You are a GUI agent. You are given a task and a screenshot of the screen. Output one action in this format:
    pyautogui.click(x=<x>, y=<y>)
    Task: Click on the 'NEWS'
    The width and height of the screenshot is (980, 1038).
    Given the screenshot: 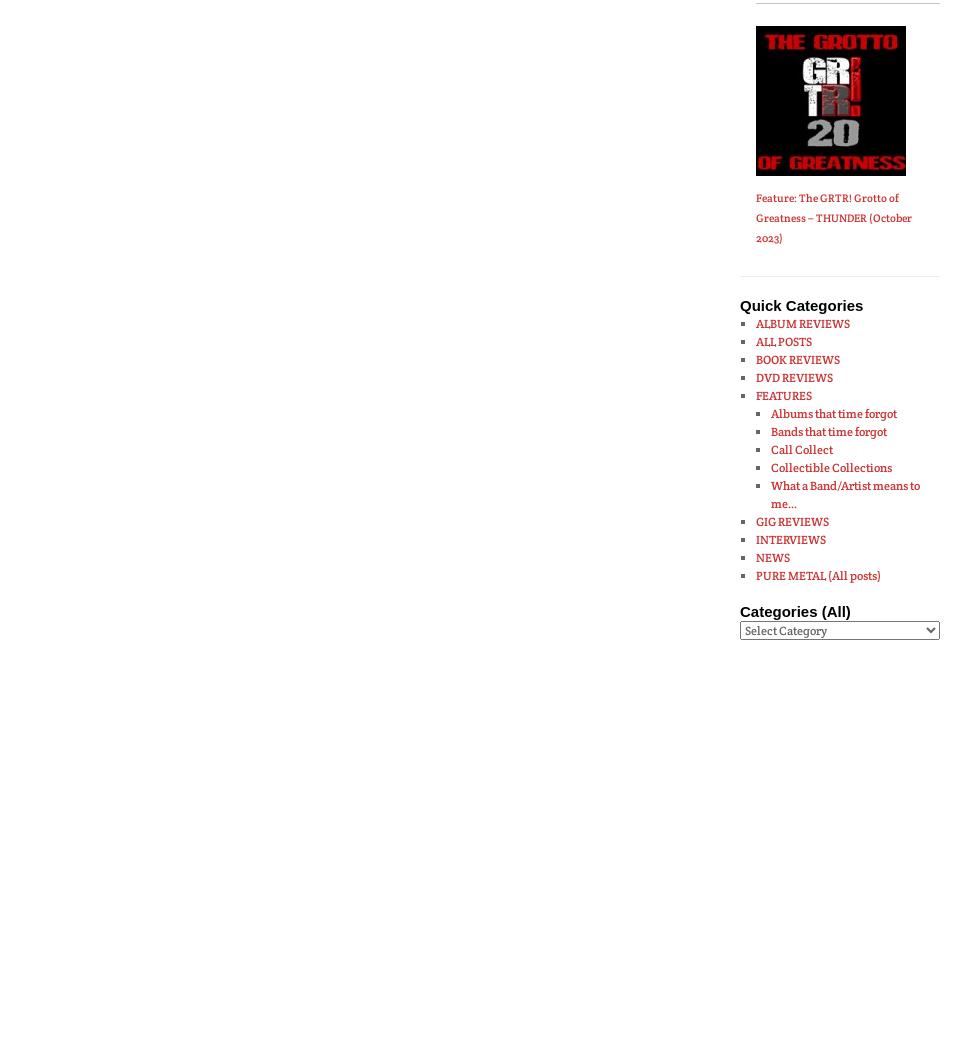 What is the action you would take?
    pyautogui.click(x=772, y=555)
    